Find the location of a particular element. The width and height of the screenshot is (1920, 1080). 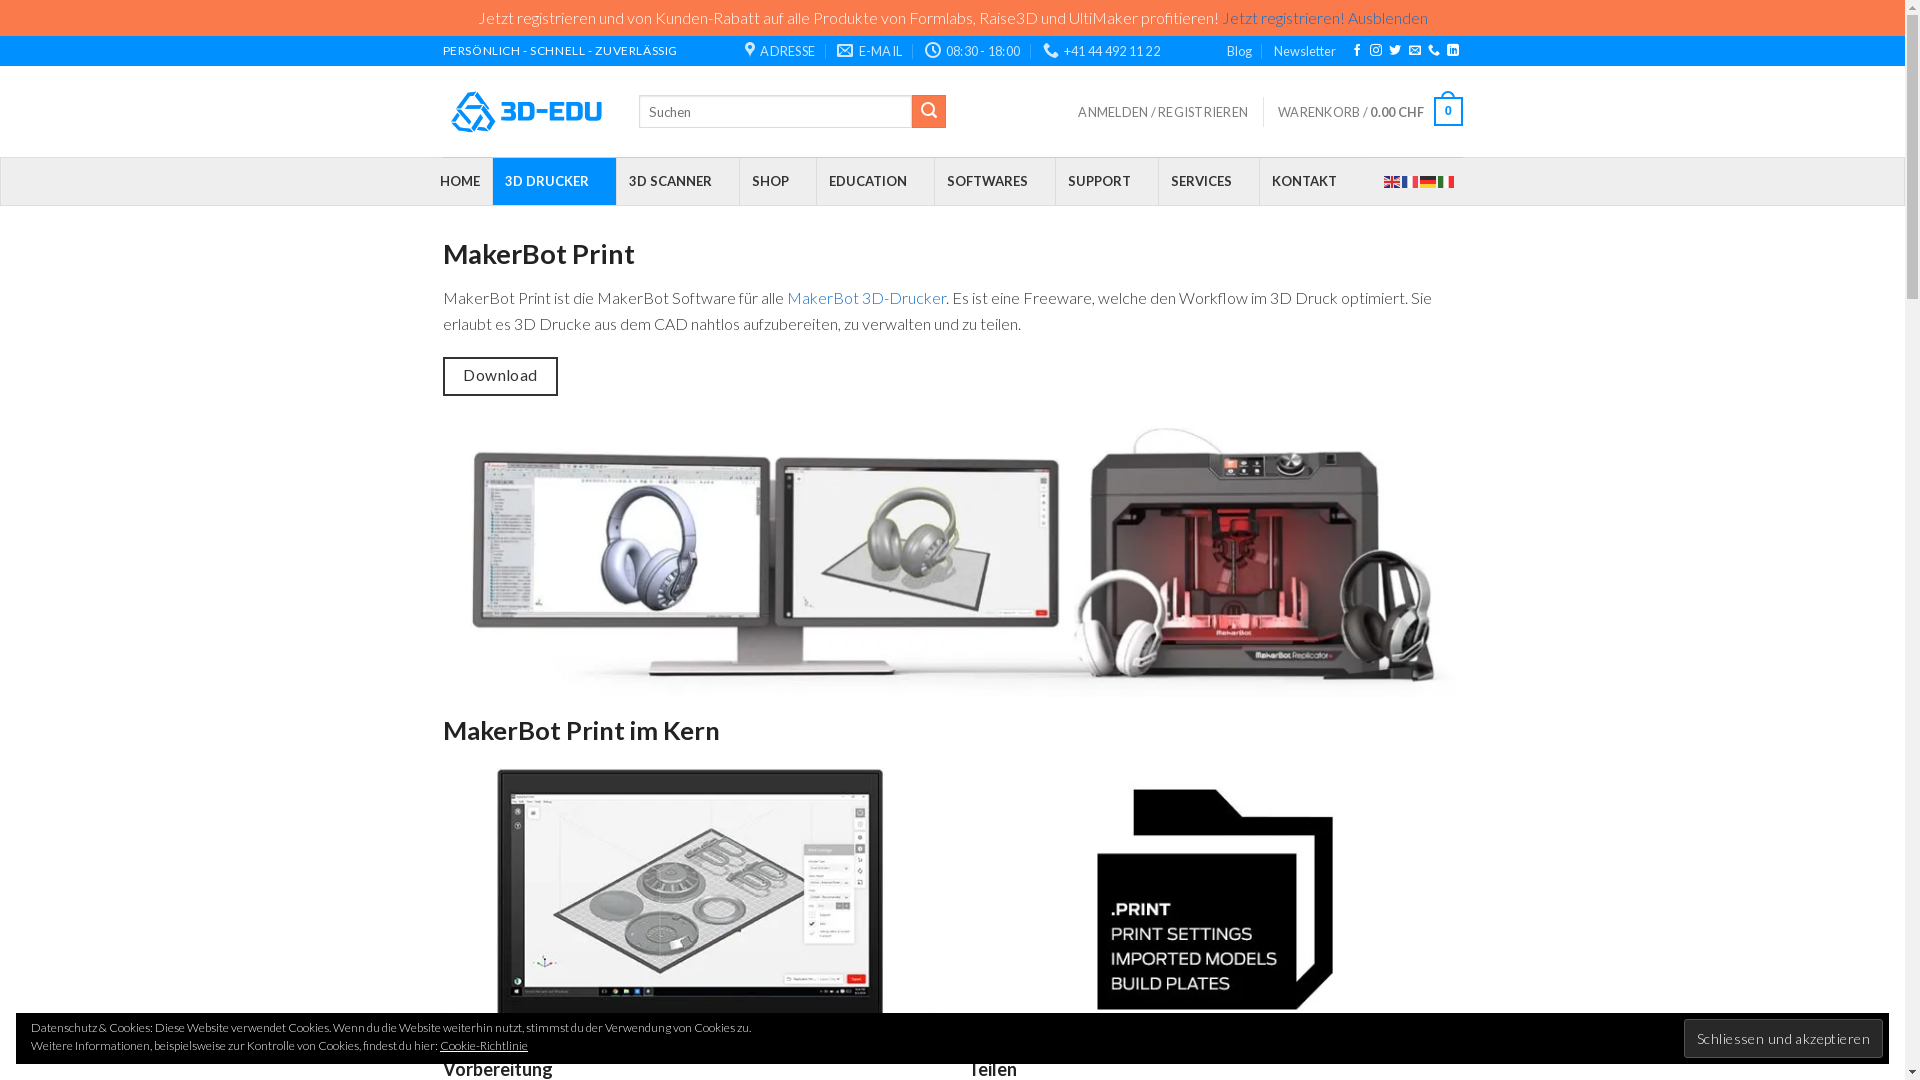

'WARENKORB / 0.00 CHF is located at coordinates (1368, 111).